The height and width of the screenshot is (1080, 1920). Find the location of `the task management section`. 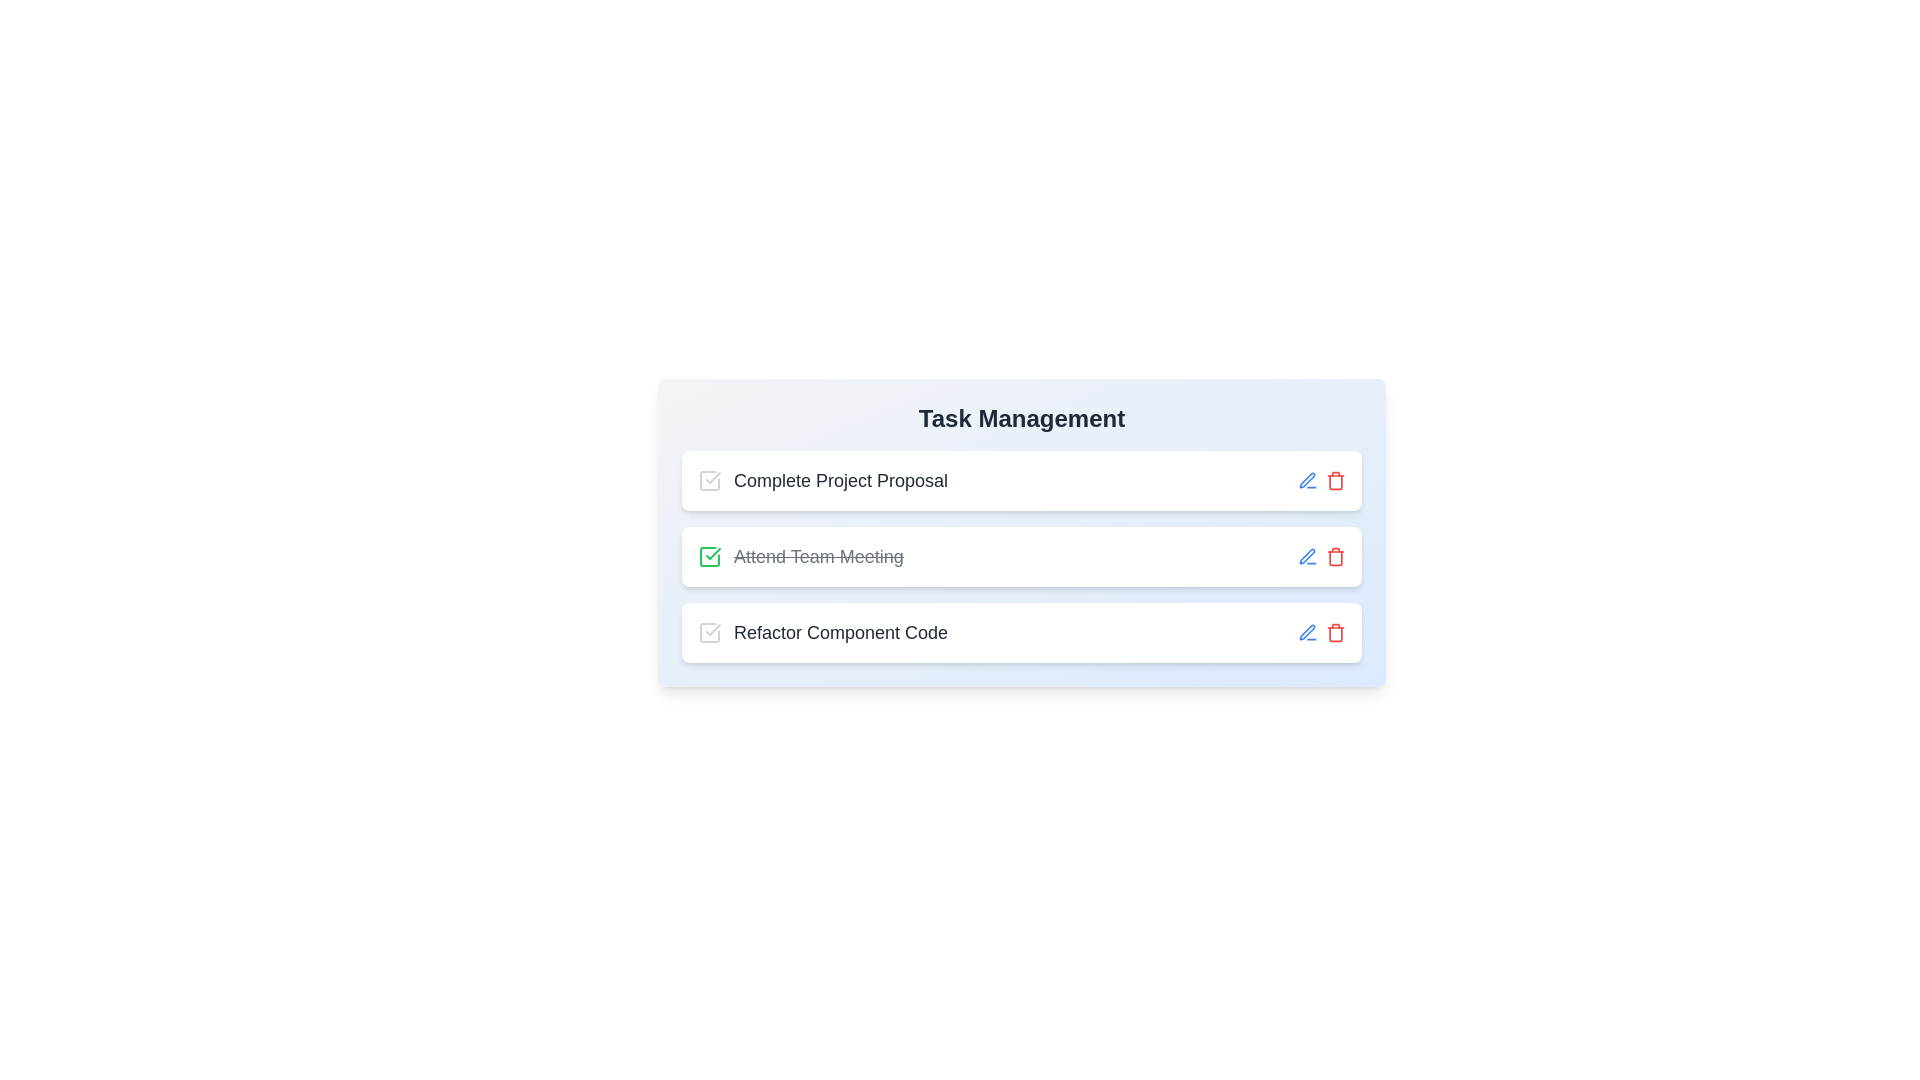

the task management section is located at coordinates (1022, 418).